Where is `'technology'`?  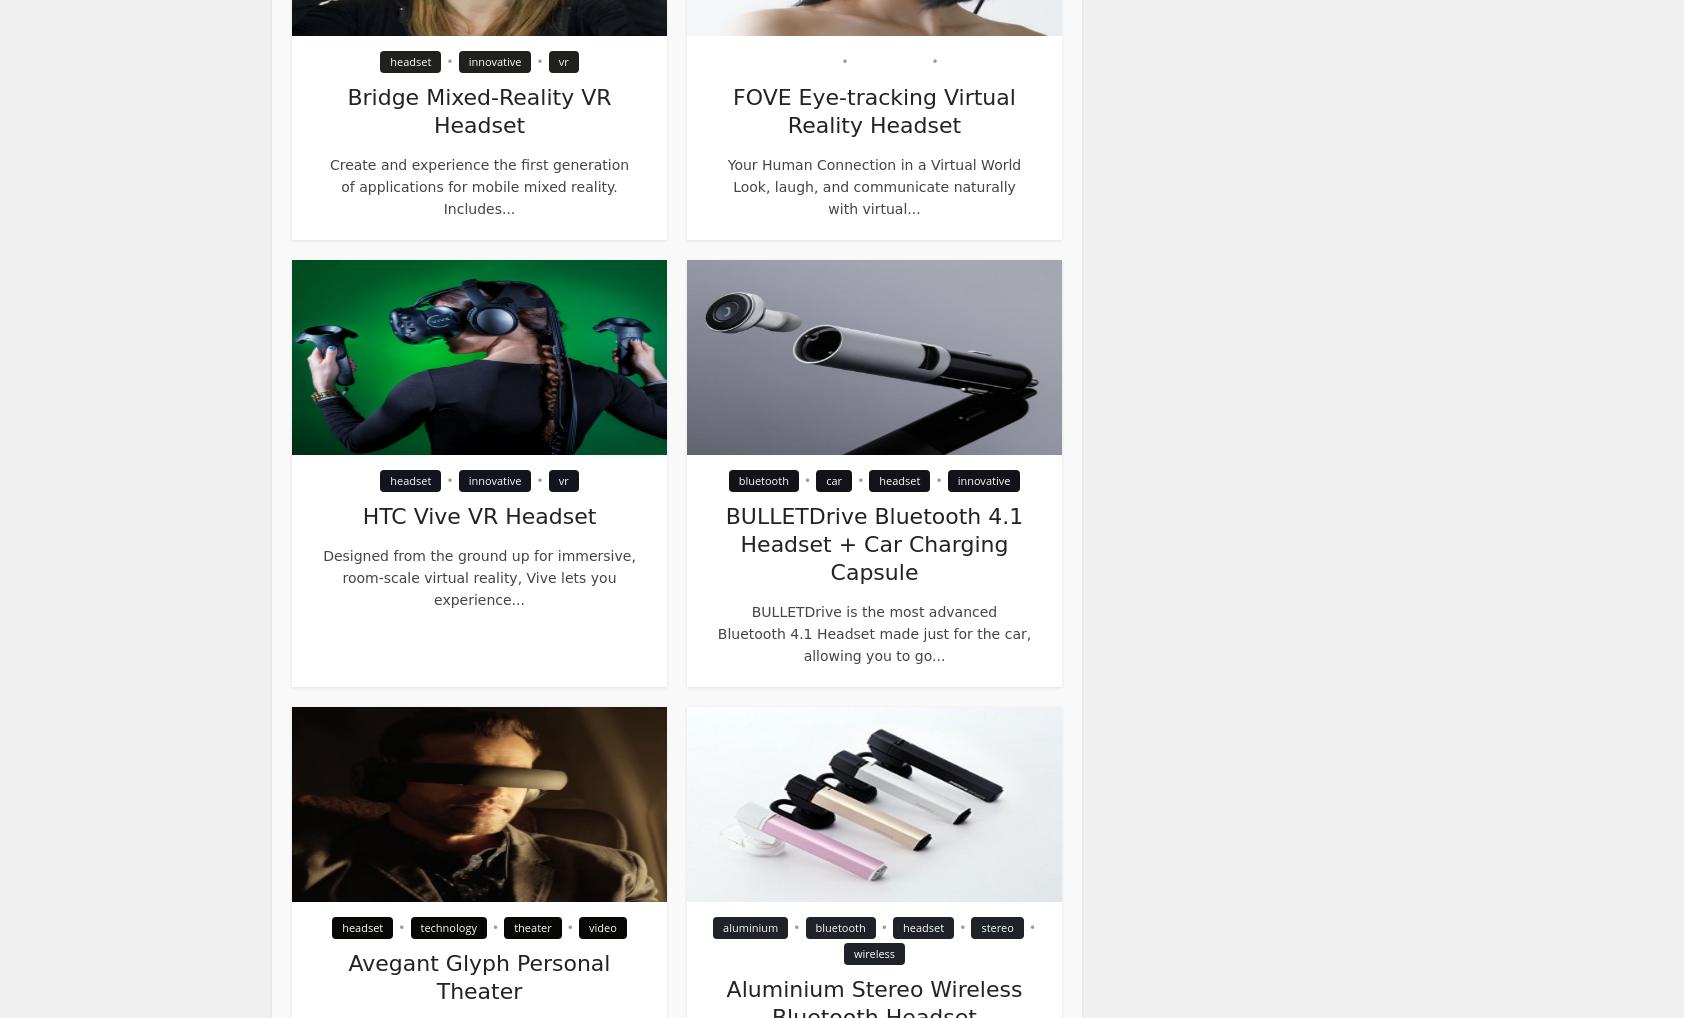 'technology' is located at coordinates (446, 926).